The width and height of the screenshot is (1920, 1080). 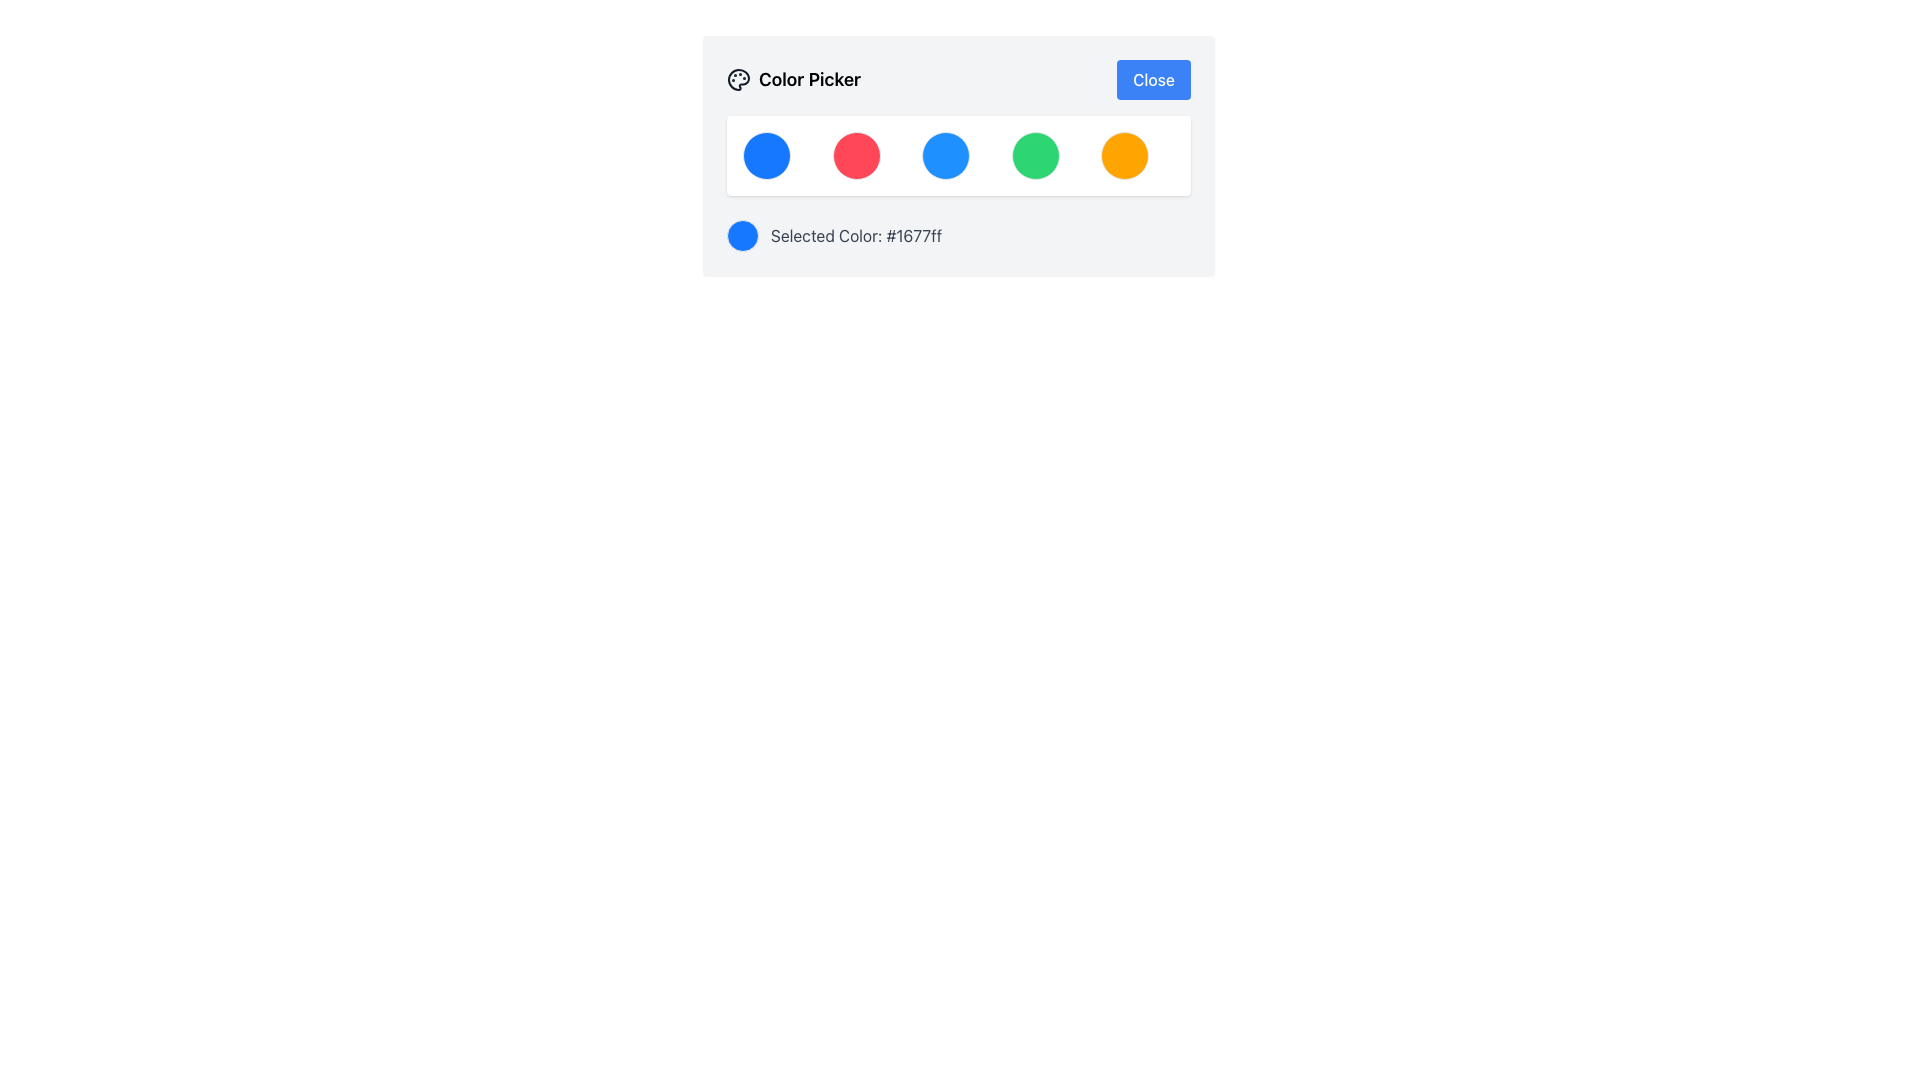 I want to click on the Text Label that describes the color picker functionality, located in the header section to the left of the 'Close' button and following the color palette icon, so click(x=793, y=79).